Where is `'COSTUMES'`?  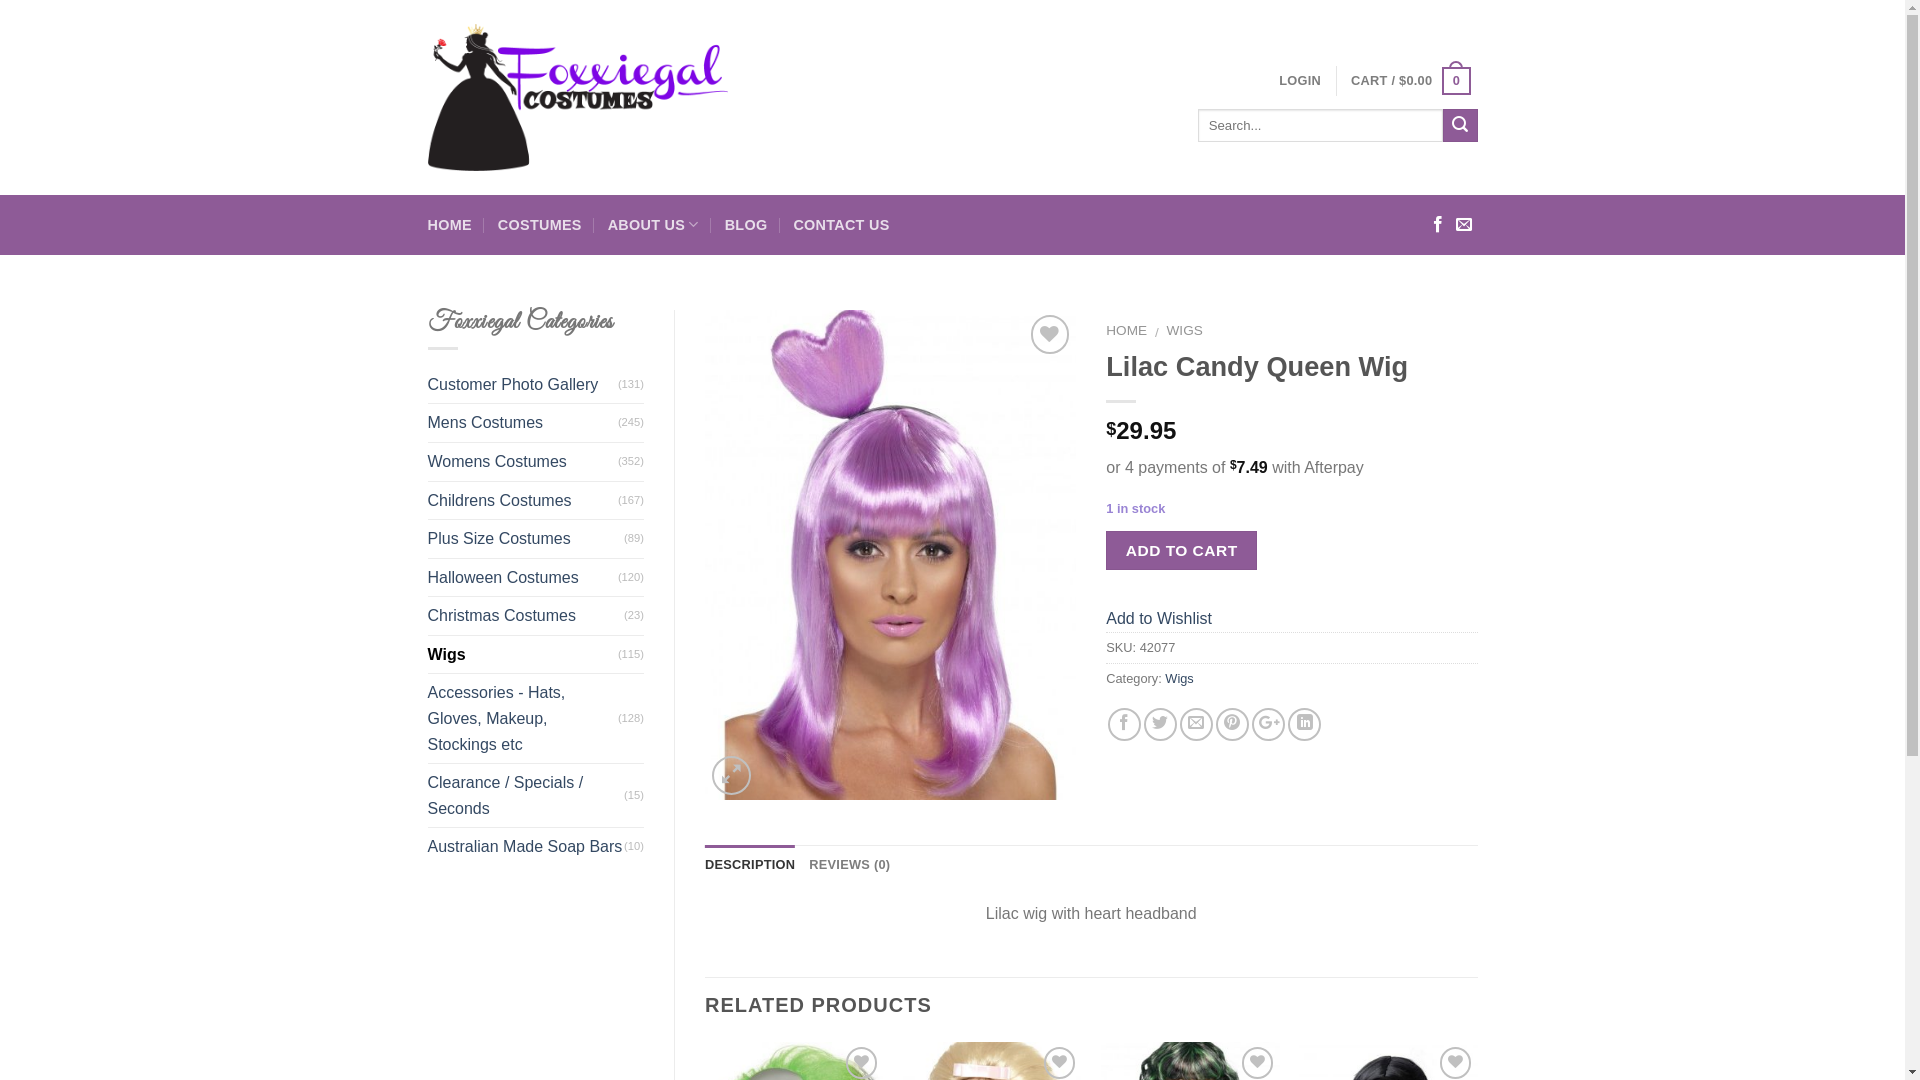
'COSTUMES' is located at coordinates (539, 224).